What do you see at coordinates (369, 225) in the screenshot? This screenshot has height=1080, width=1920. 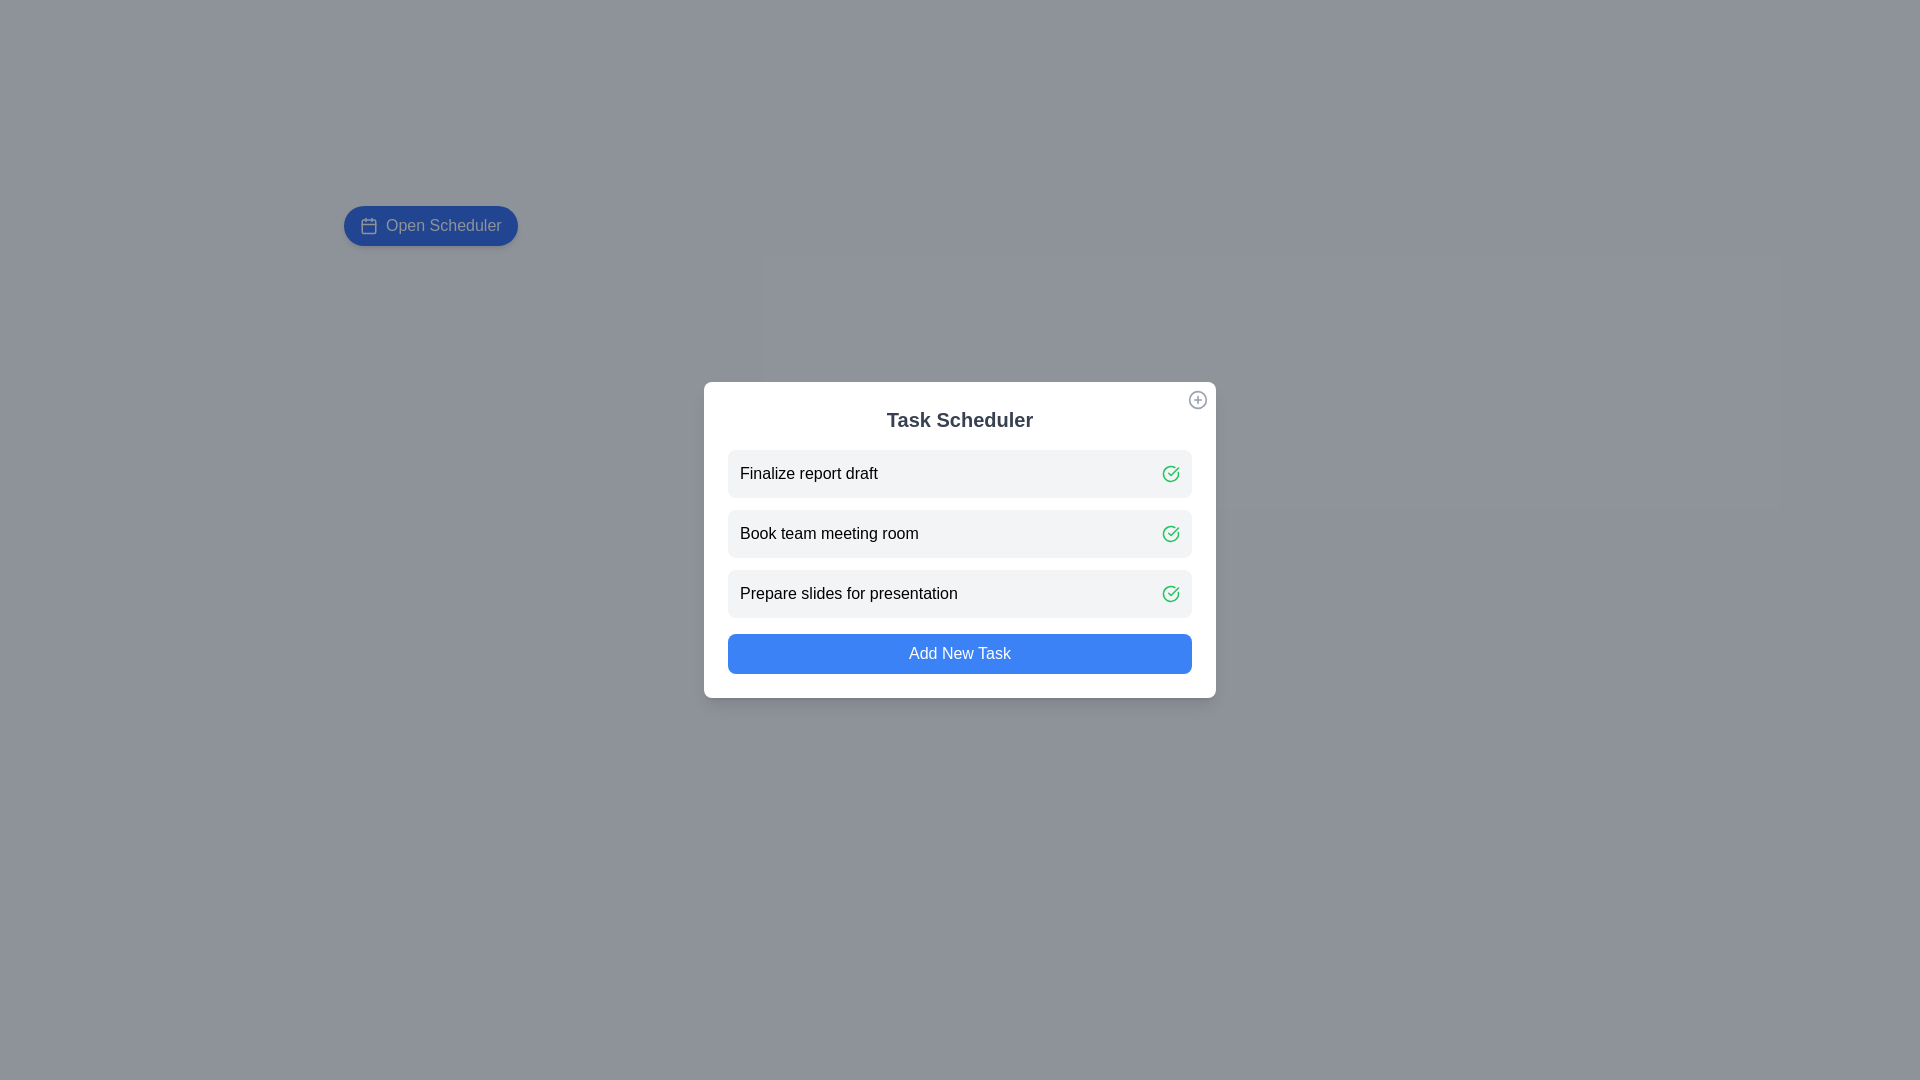 I see `the 'Open Scheduler' button by interacting with its leftmost icon` at bounding box center [369, 225].